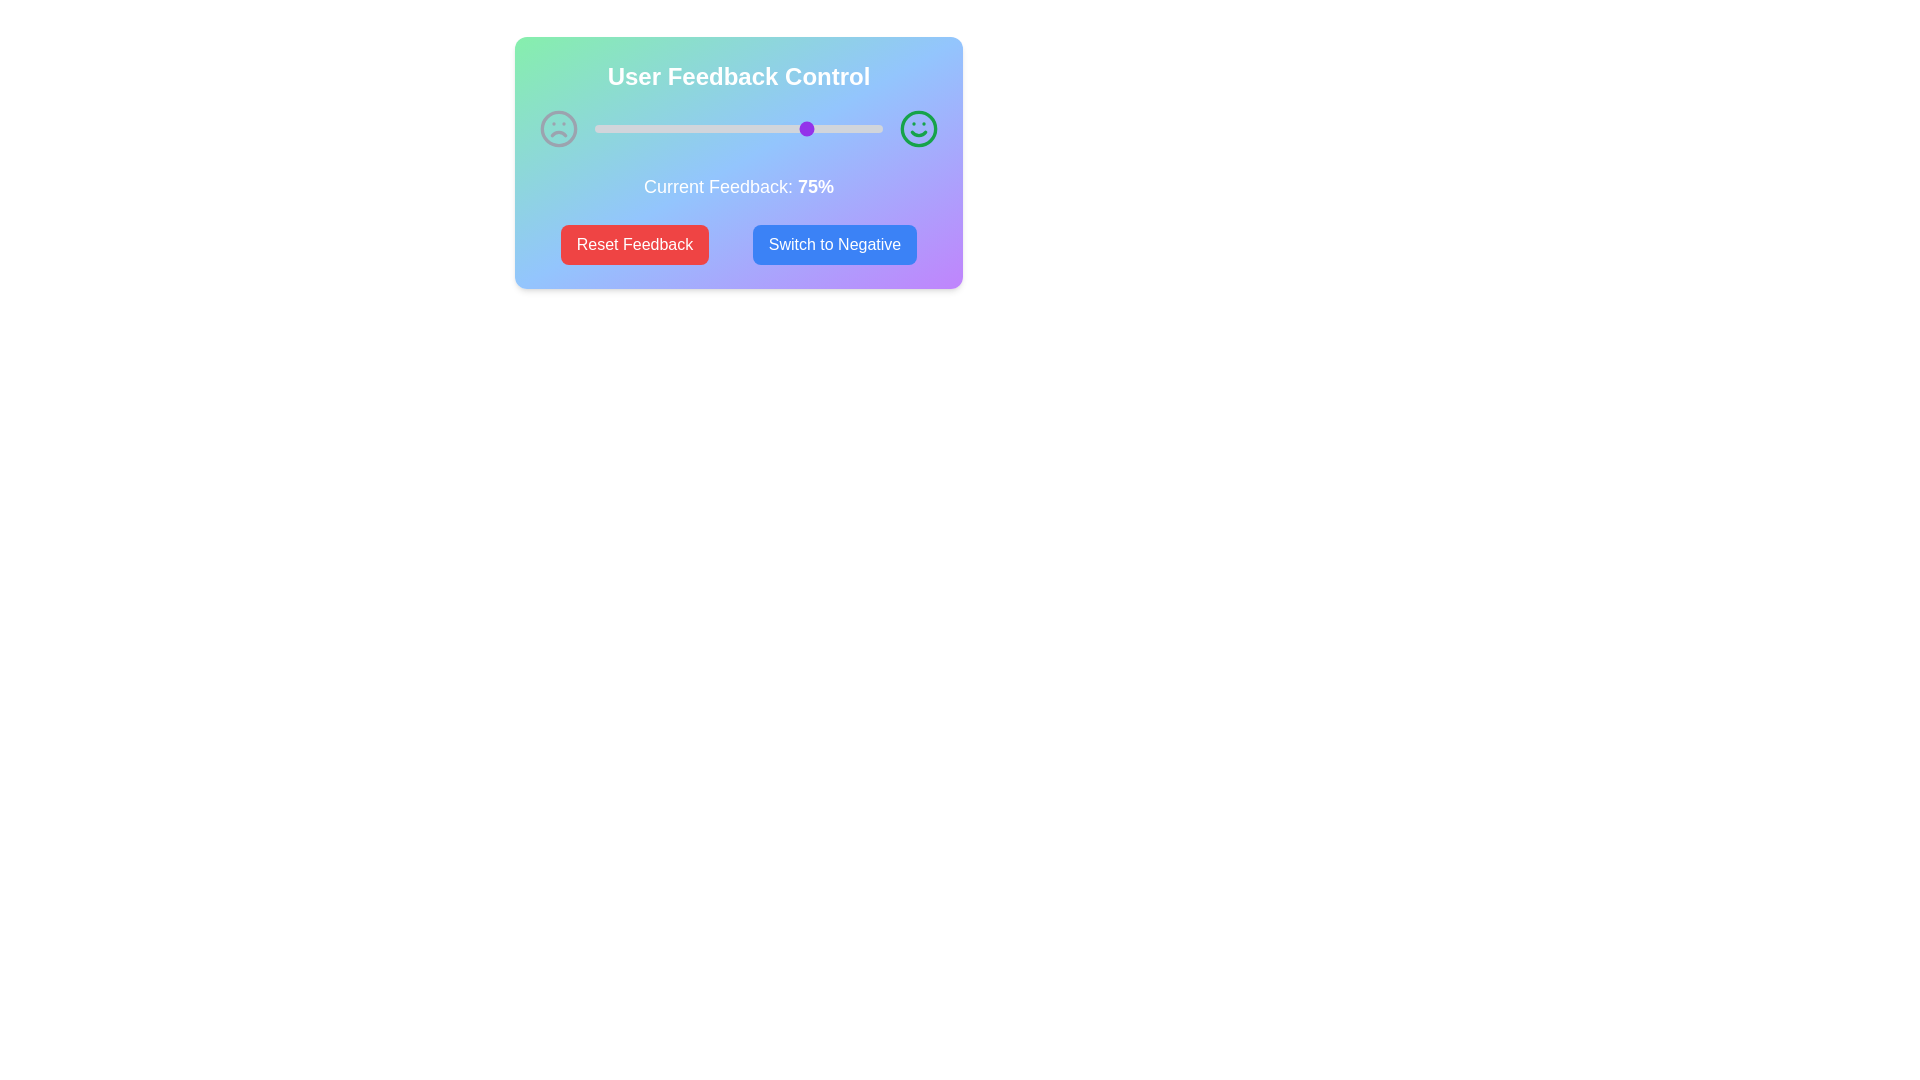  What do you see at coordinates (808, 128) in the screenshot?
I see `the feedback slider to set the feedback percentage to 74` at bounding box center [808, 128].